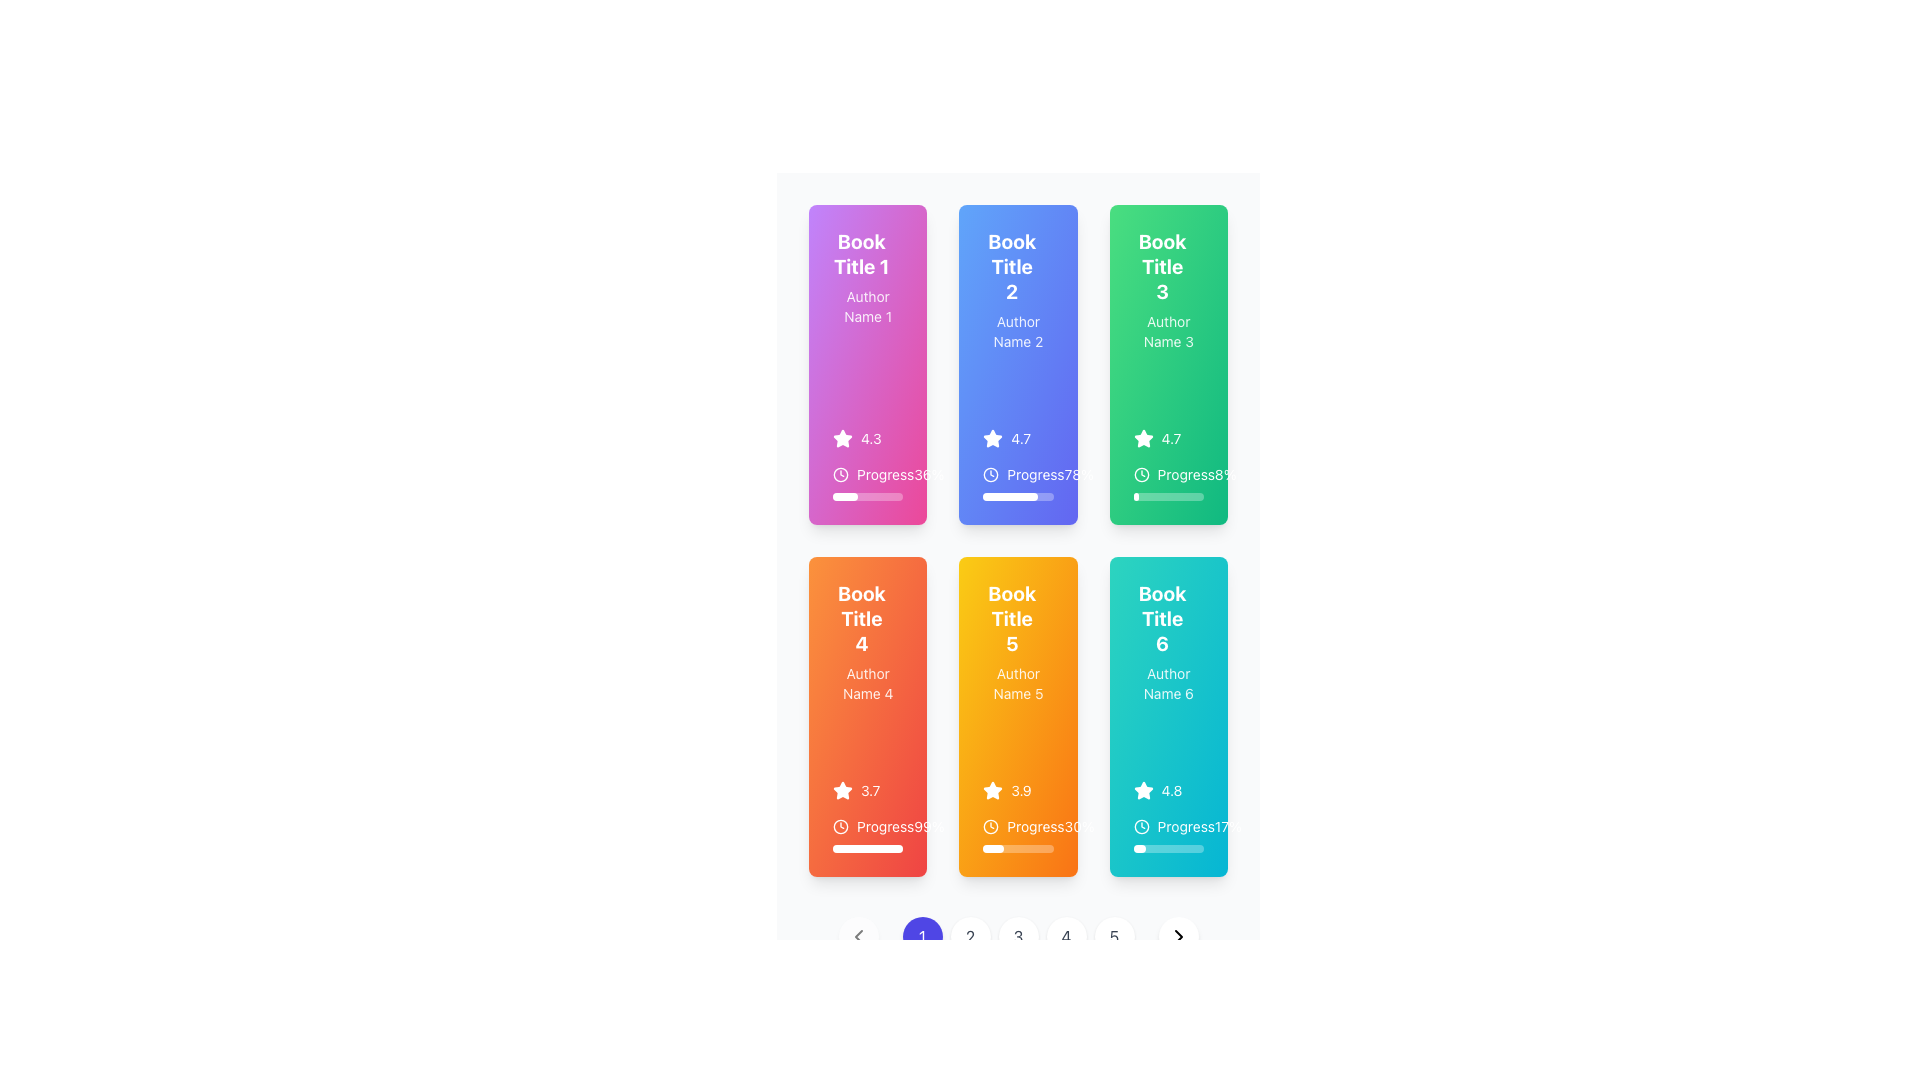  What do you see at coordinates (1143, 789) in the screenshot?
I see `the Rating star icon located to the left of the '4.8' text in the third card of the second row in the grid layout` at bounding box center [1143, 789].